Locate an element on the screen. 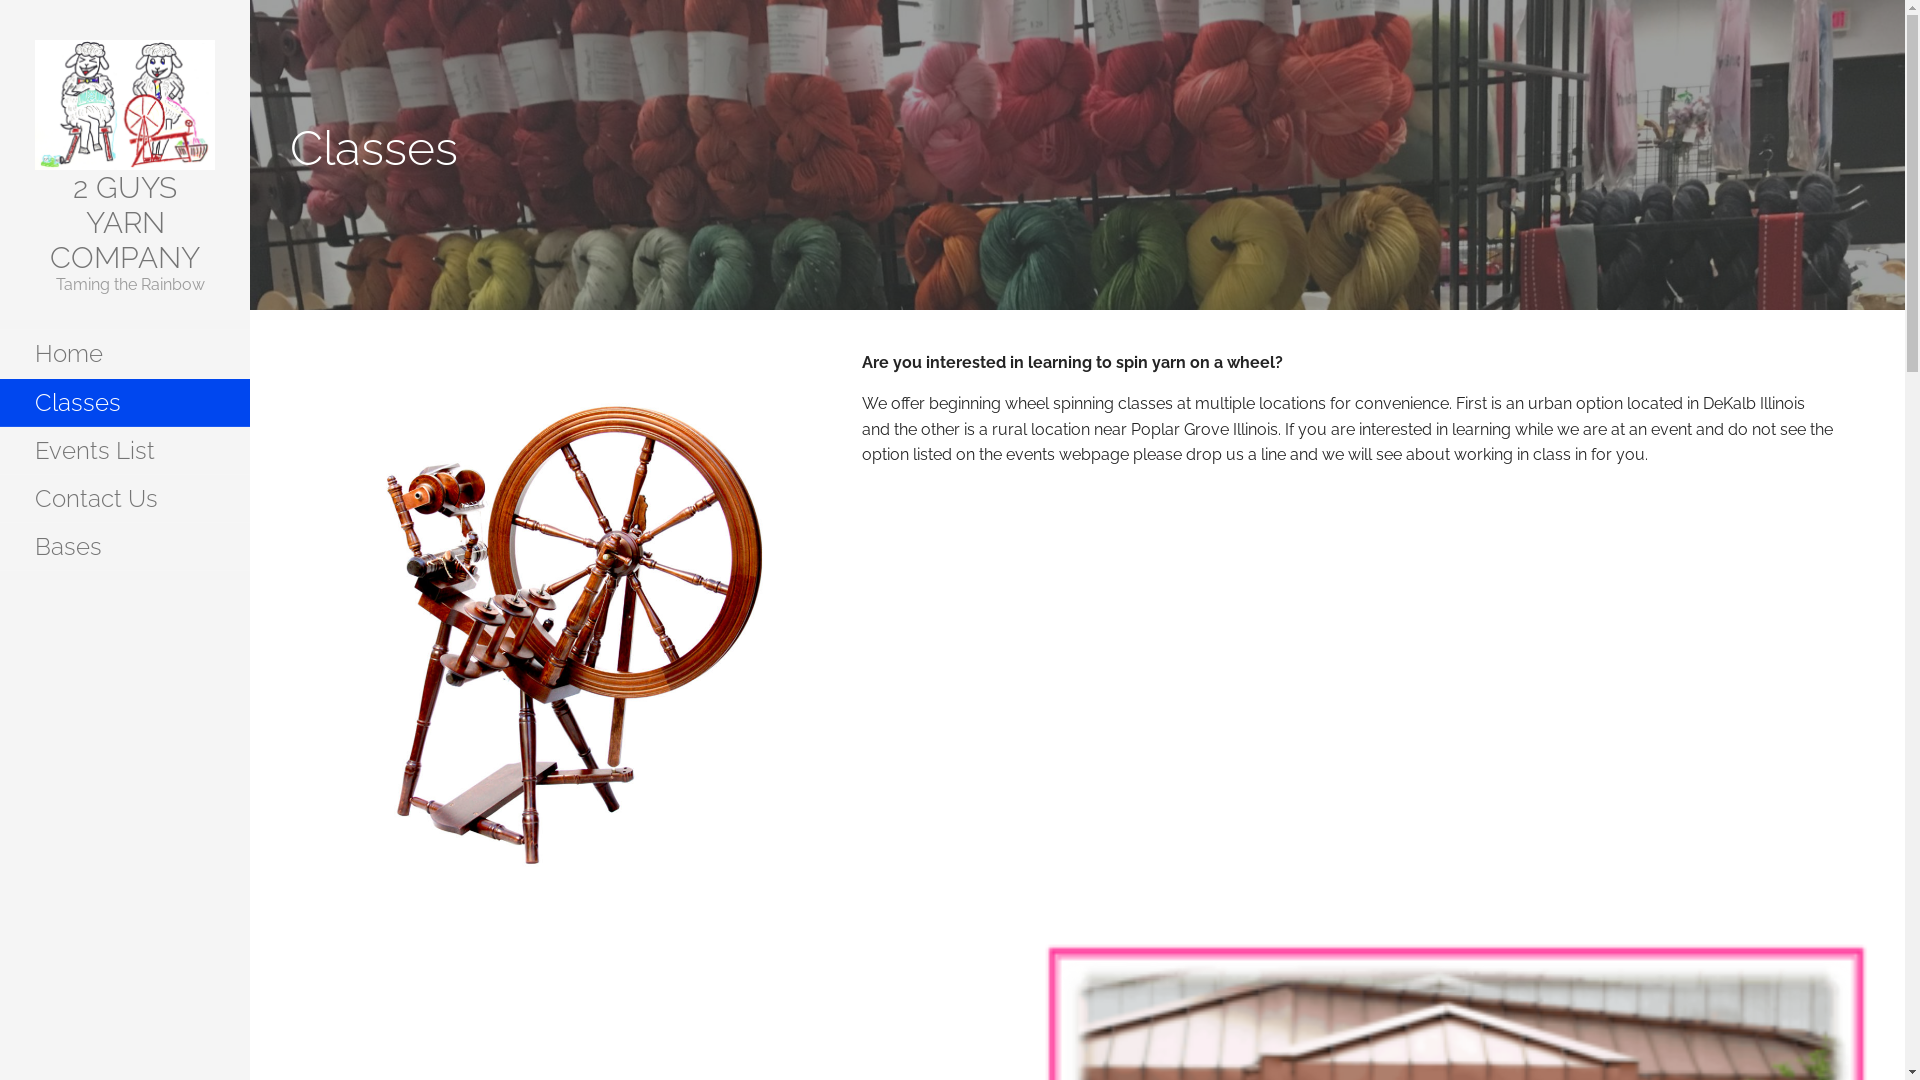  'Events List' is located at coordinates (123, 451).